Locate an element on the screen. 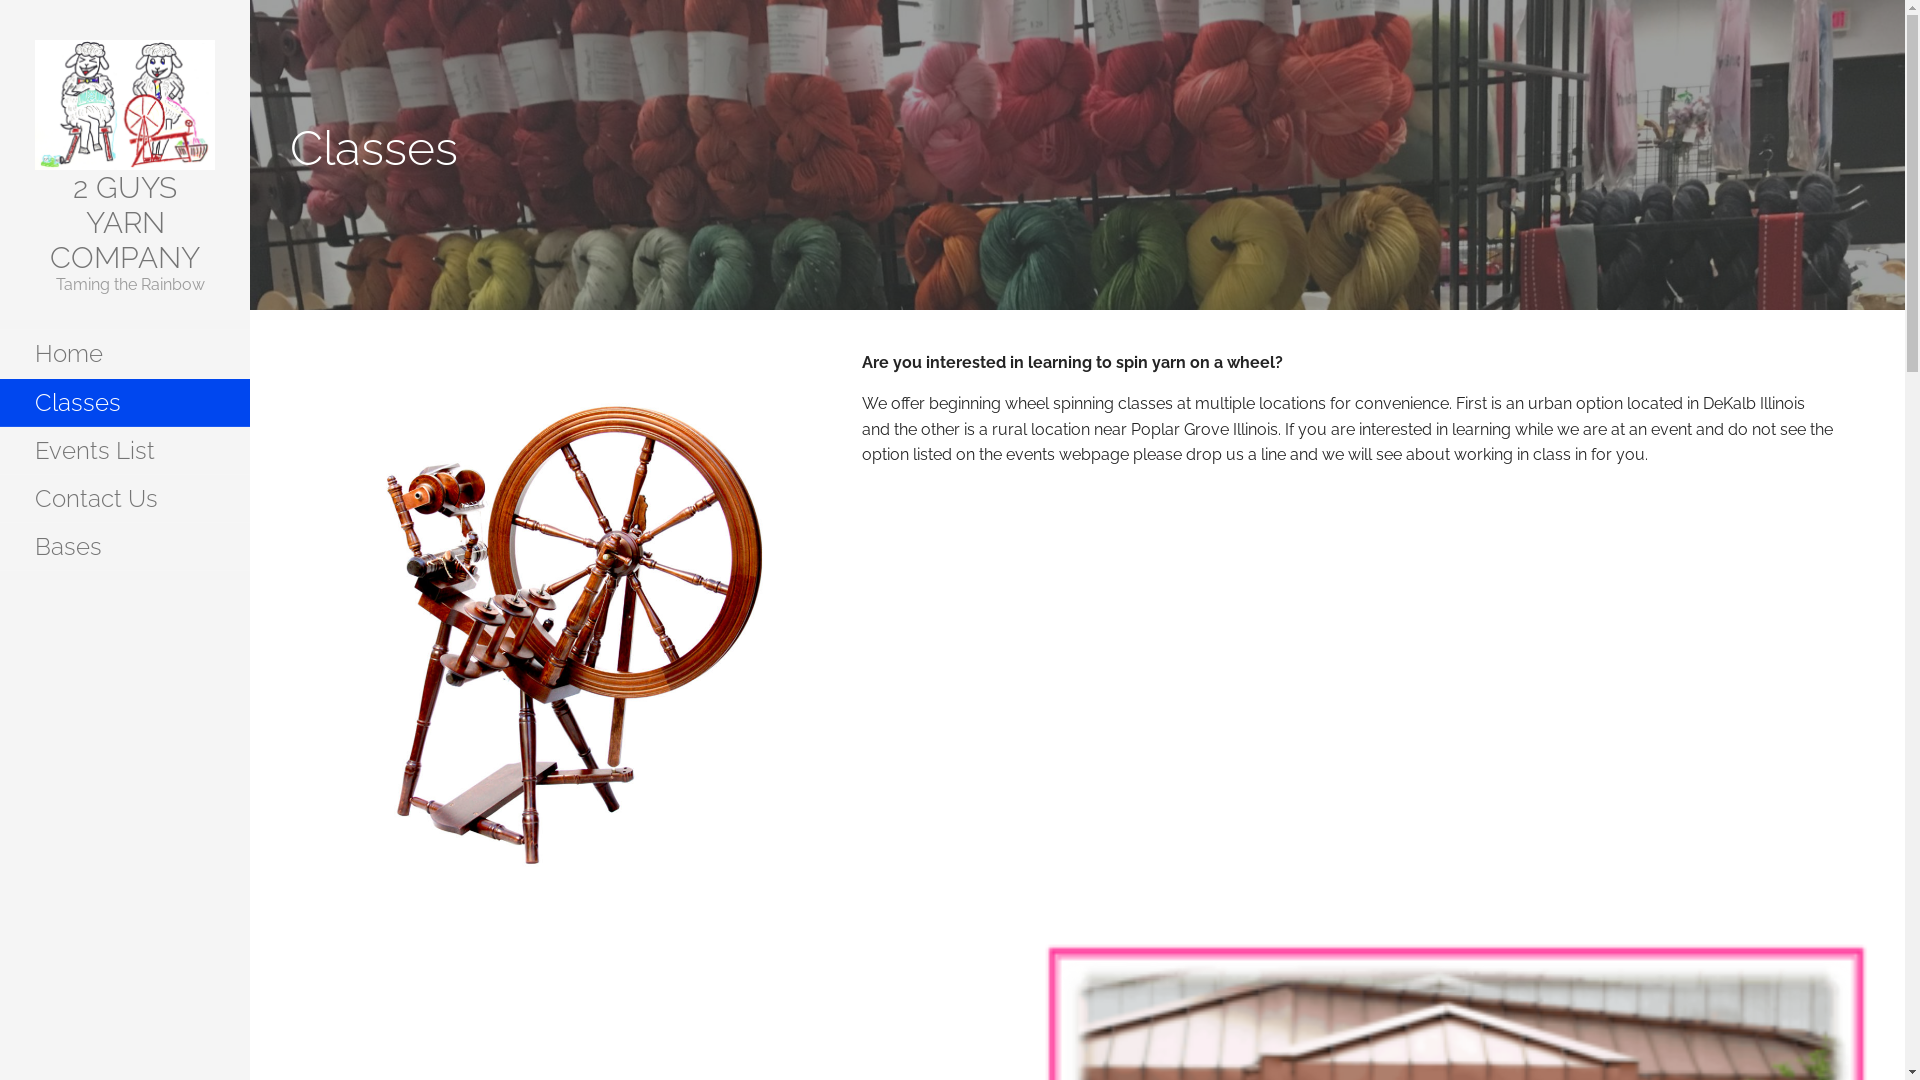  'Events List' is located at coordinates (123, 451).